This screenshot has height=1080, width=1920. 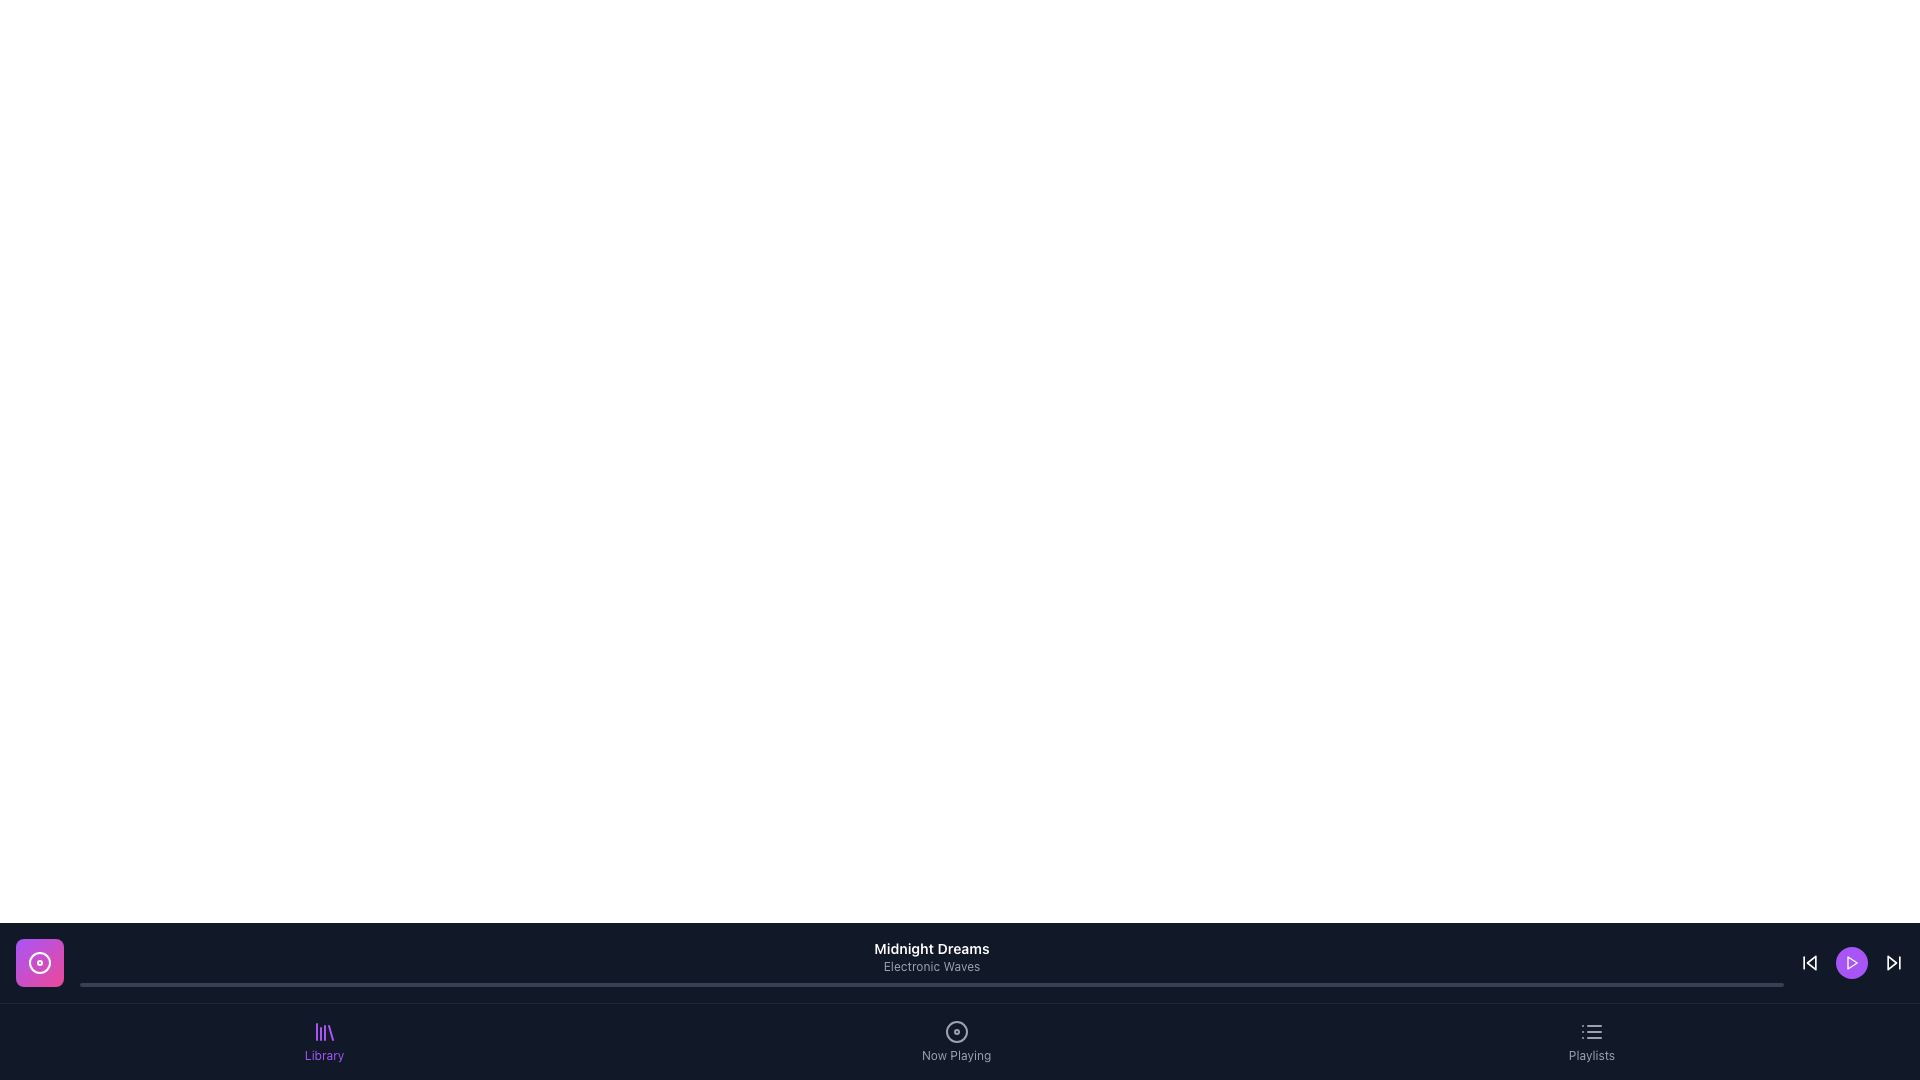 What do you see at coordinates (960, 962) in the screenshot?
I see `the Details display section at the bottom of the interface that shows 'Midnight Dreams' and 'Electronic Waves'` at bounding box center [960, 962].